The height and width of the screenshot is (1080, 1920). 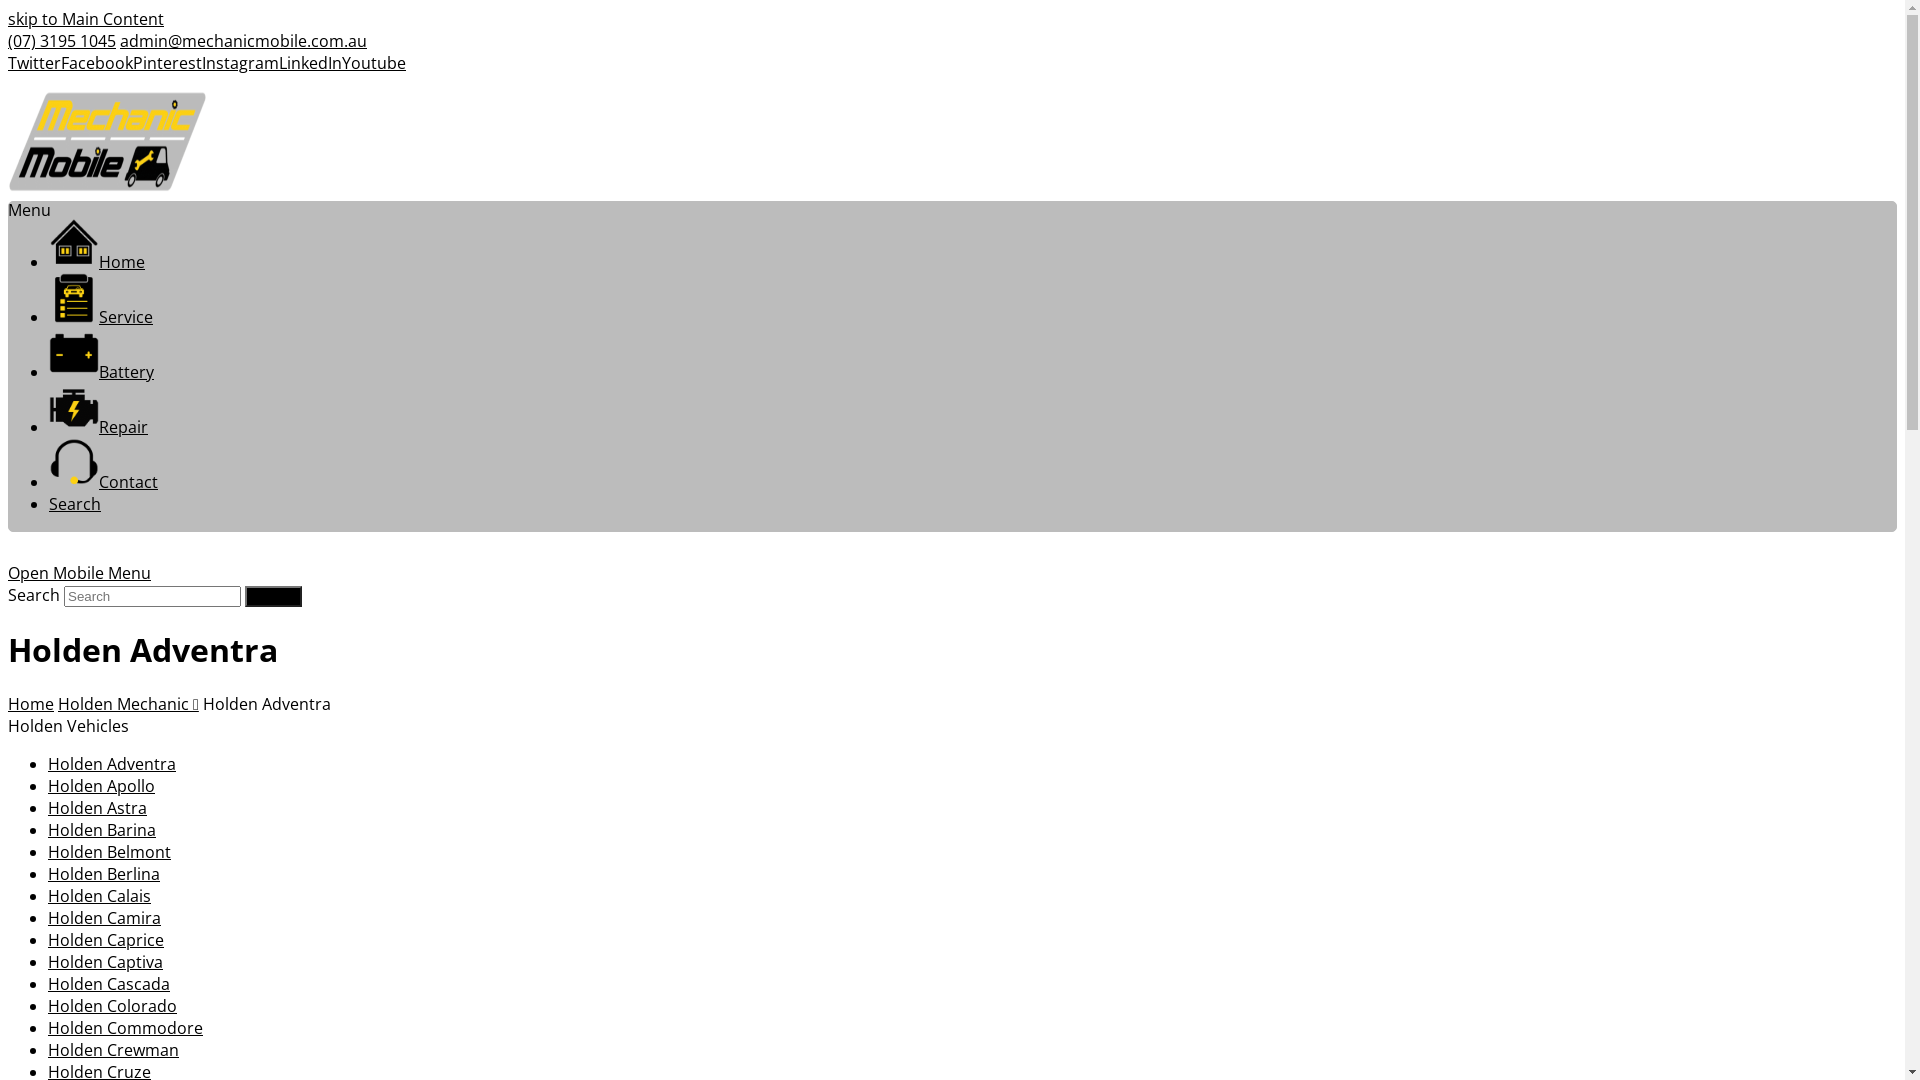 I want to click on 'Holden Calais', so click(x=98, y=894).